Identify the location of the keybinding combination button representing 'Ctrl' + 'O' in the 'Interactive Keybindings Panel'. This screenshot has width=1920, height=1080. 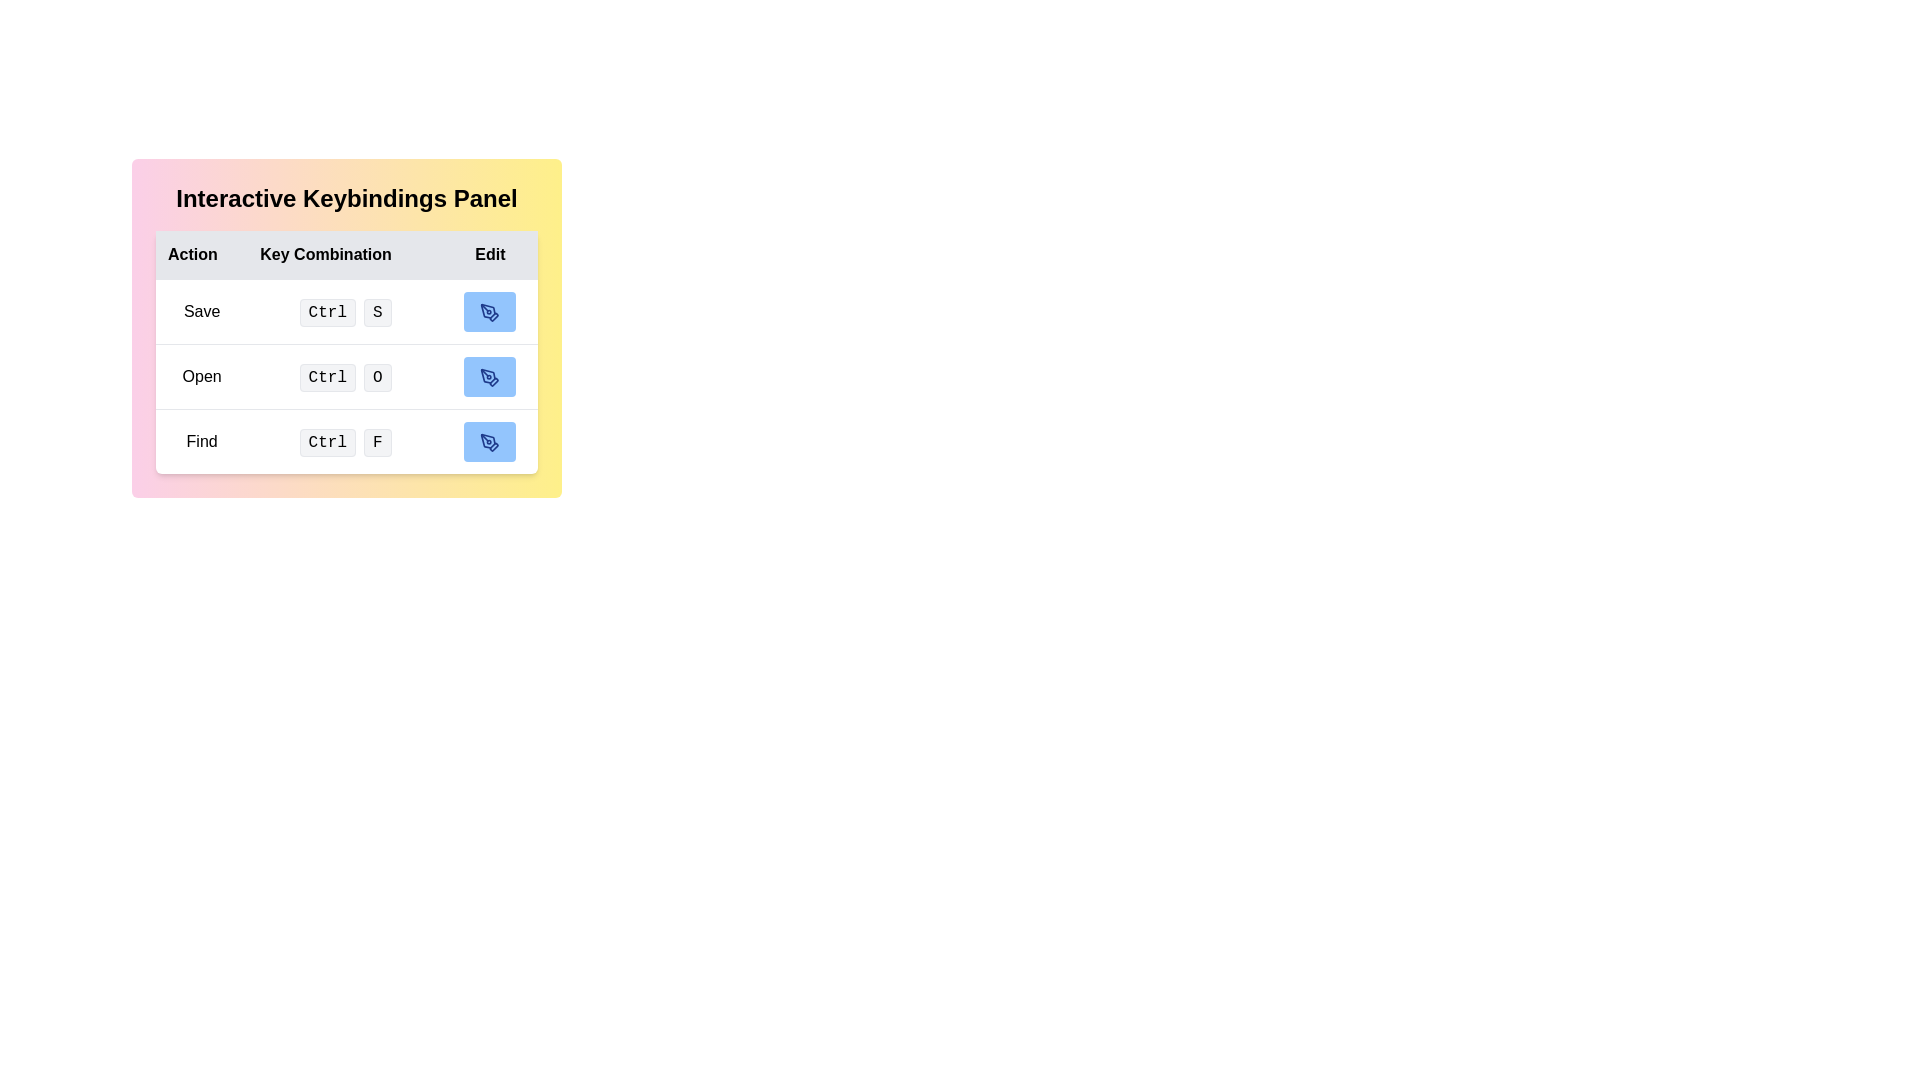
(345, 375).